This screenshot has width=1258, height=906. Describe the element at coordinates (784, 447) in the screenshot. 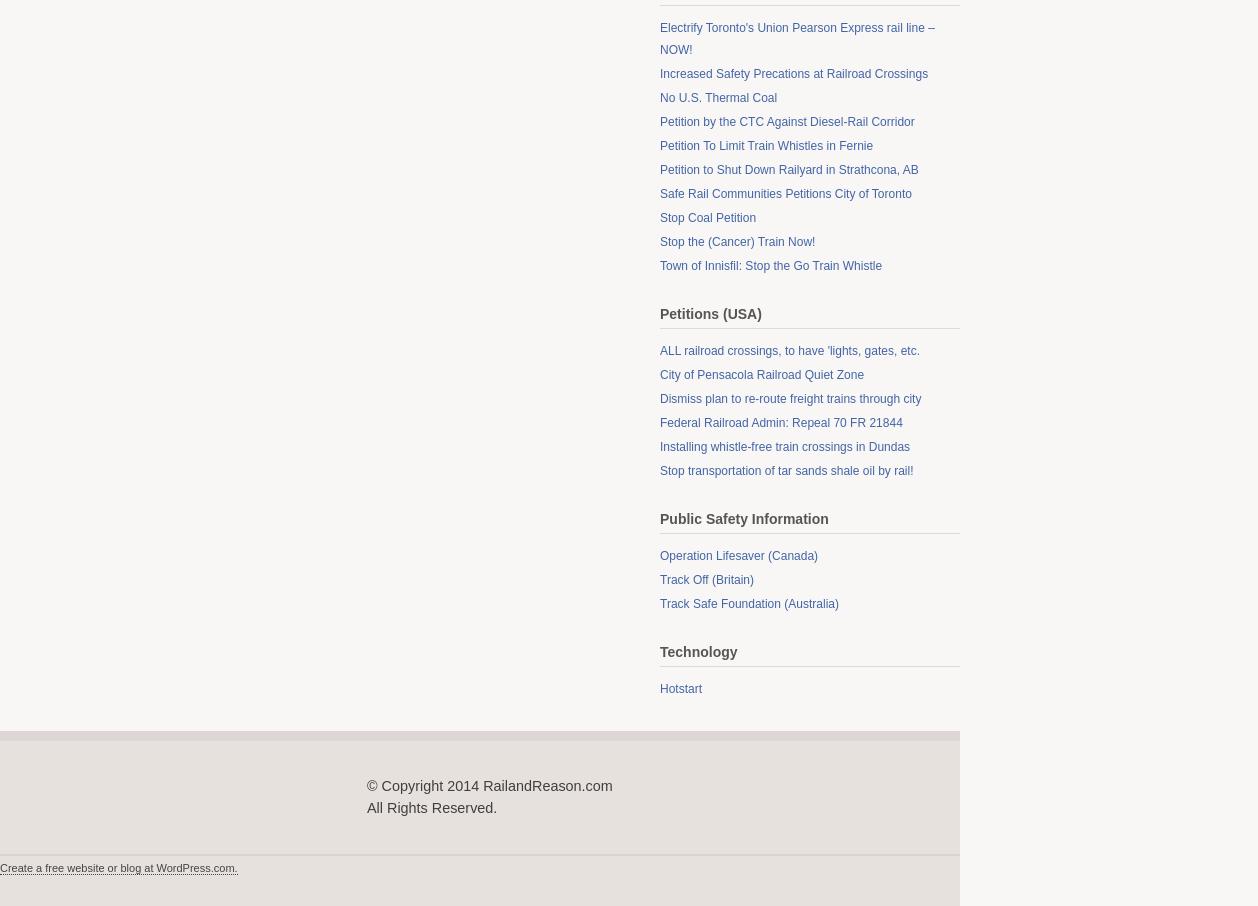

I see `'Installing whistle-free train crossings in Dundas'` at that location.